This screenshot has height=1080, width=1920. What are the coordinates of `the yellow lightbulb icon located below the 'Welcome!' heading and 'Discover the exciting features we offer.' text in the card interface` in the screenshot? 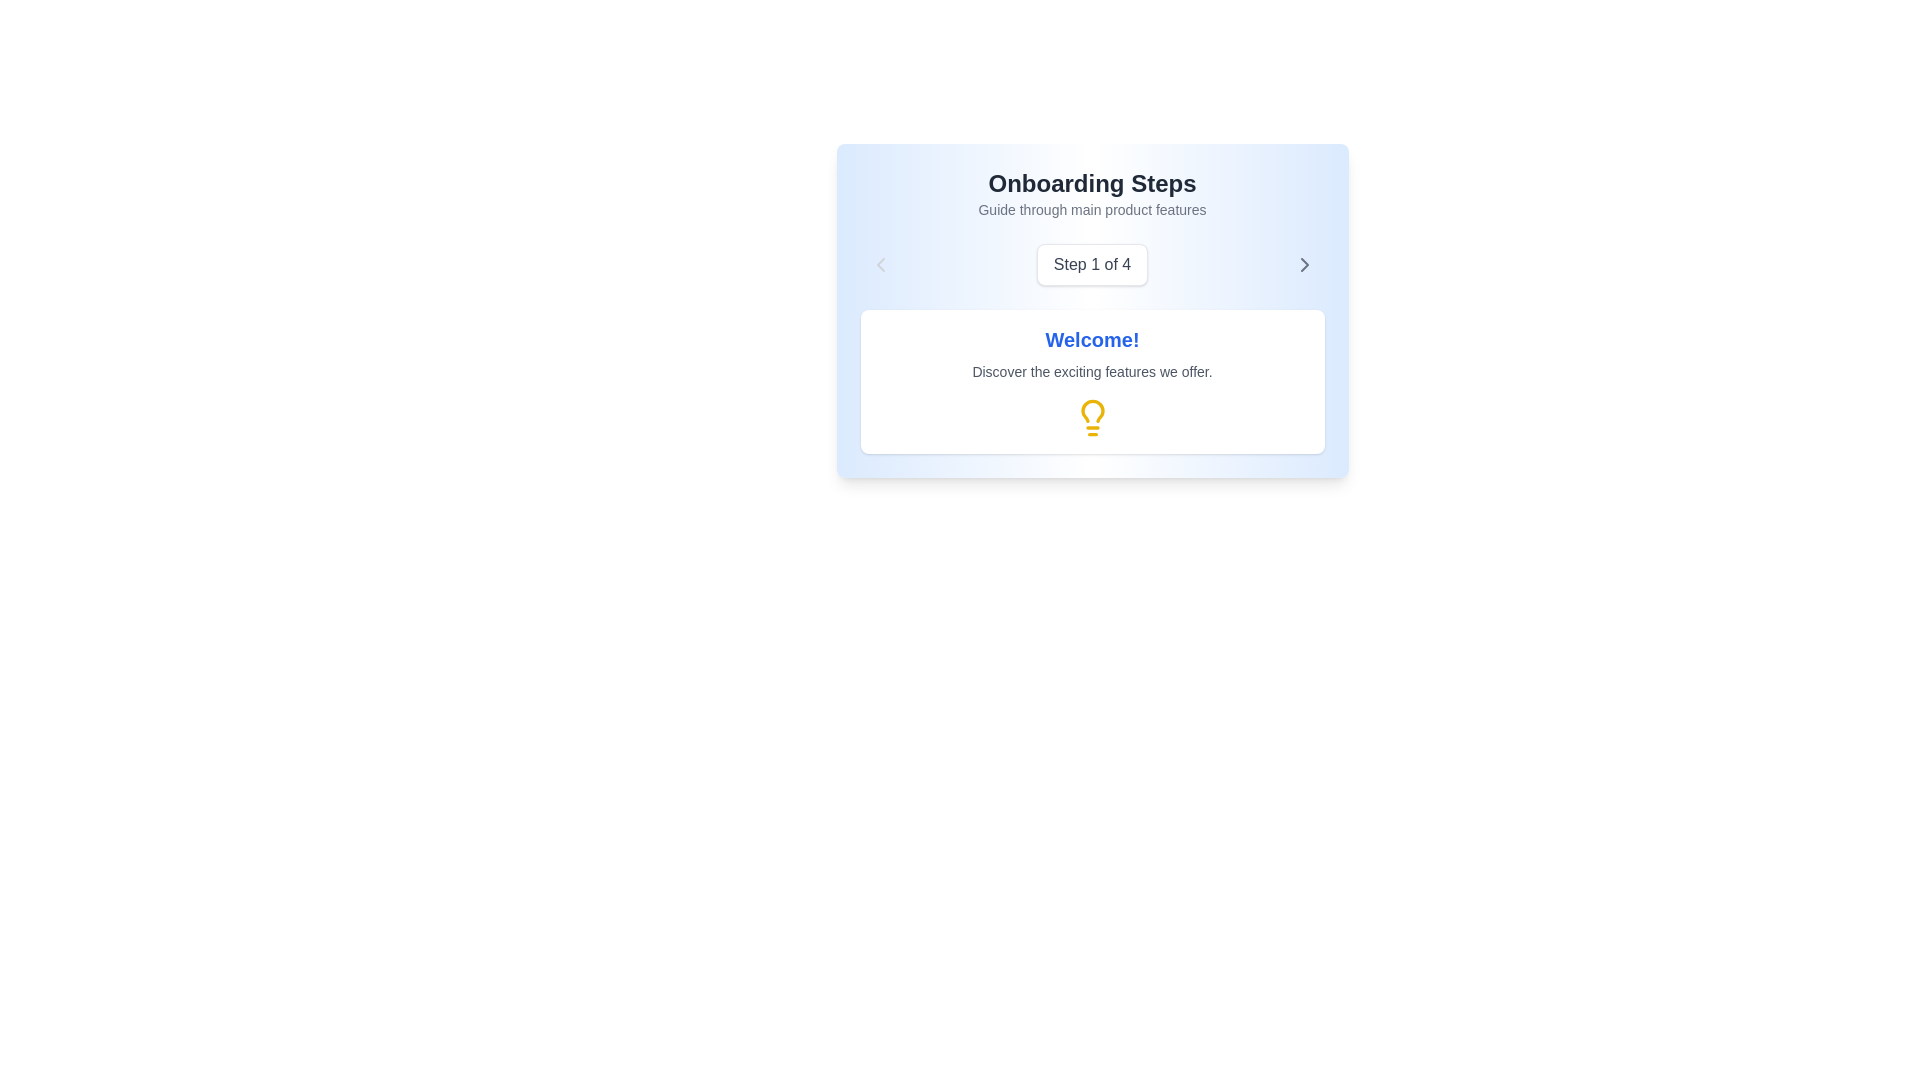 It's located at (1091, 416).